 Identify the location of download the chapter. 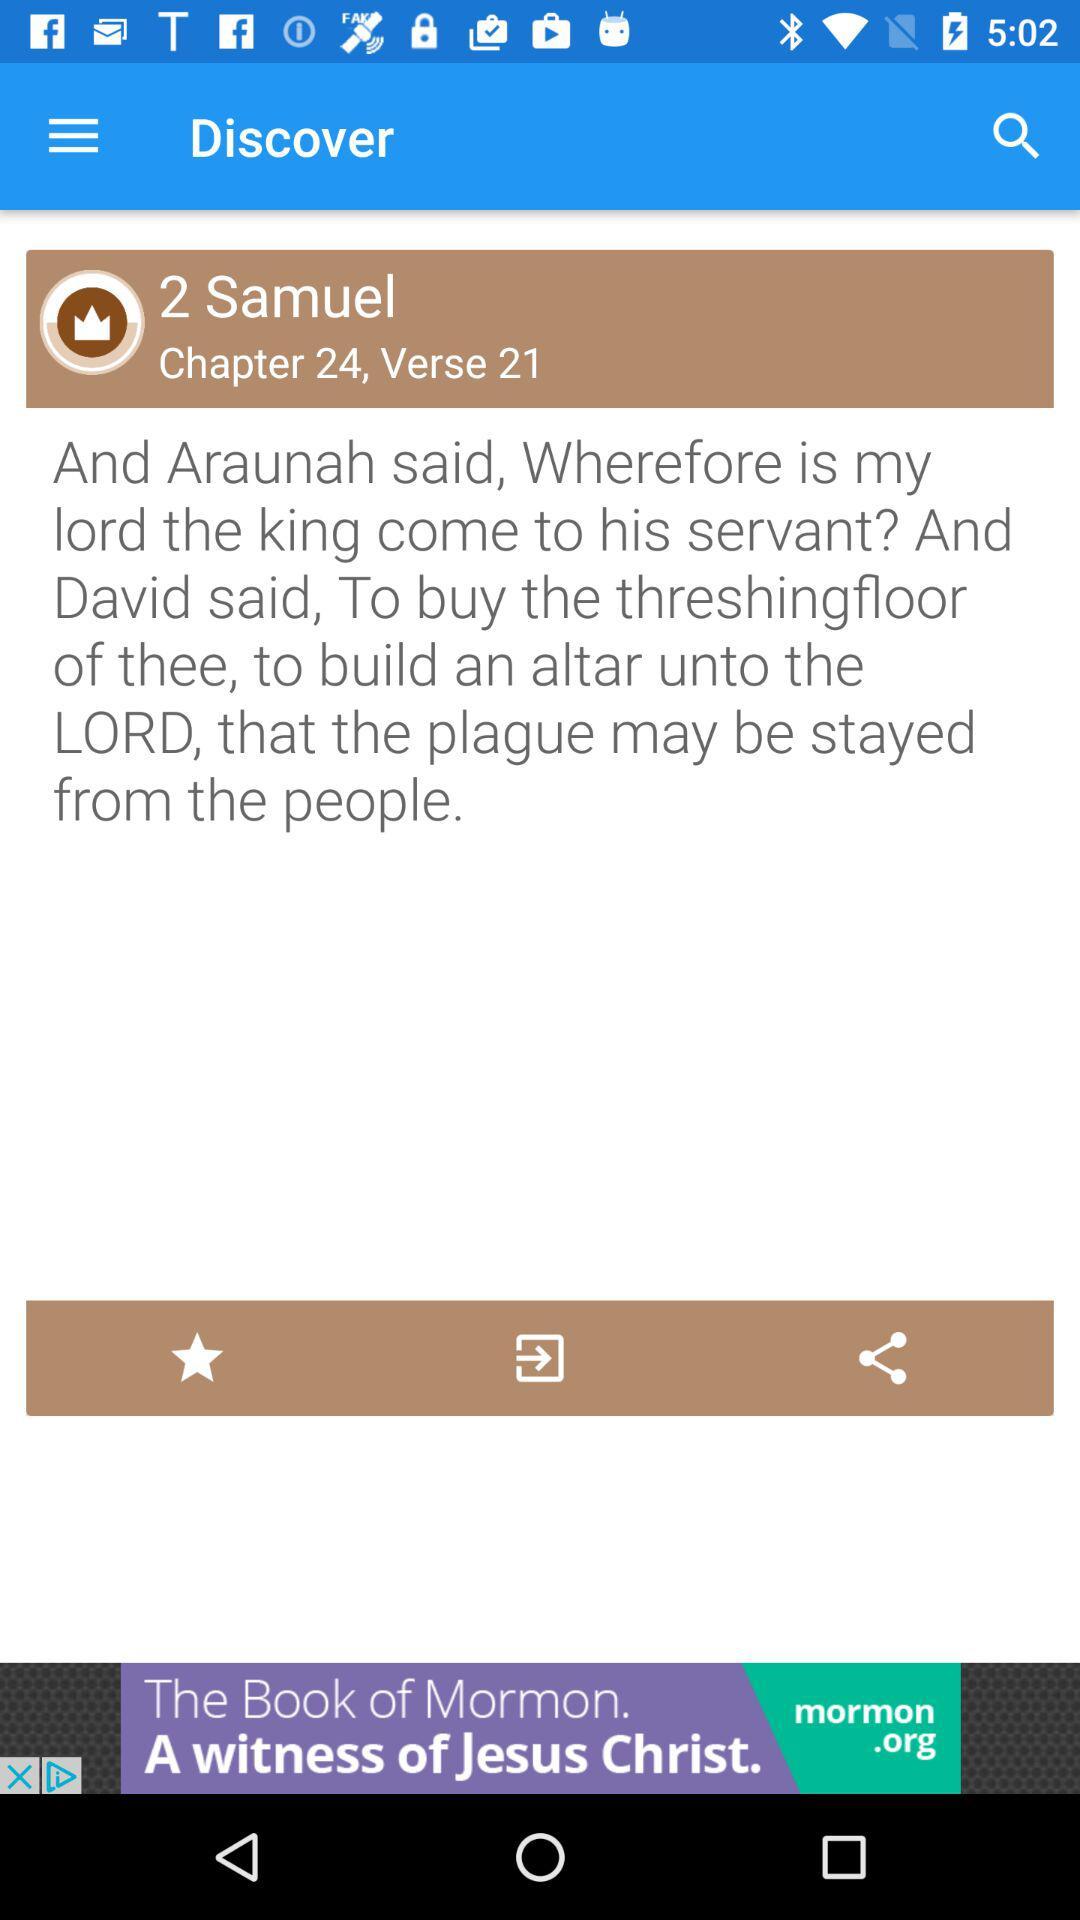
(538, 1358).